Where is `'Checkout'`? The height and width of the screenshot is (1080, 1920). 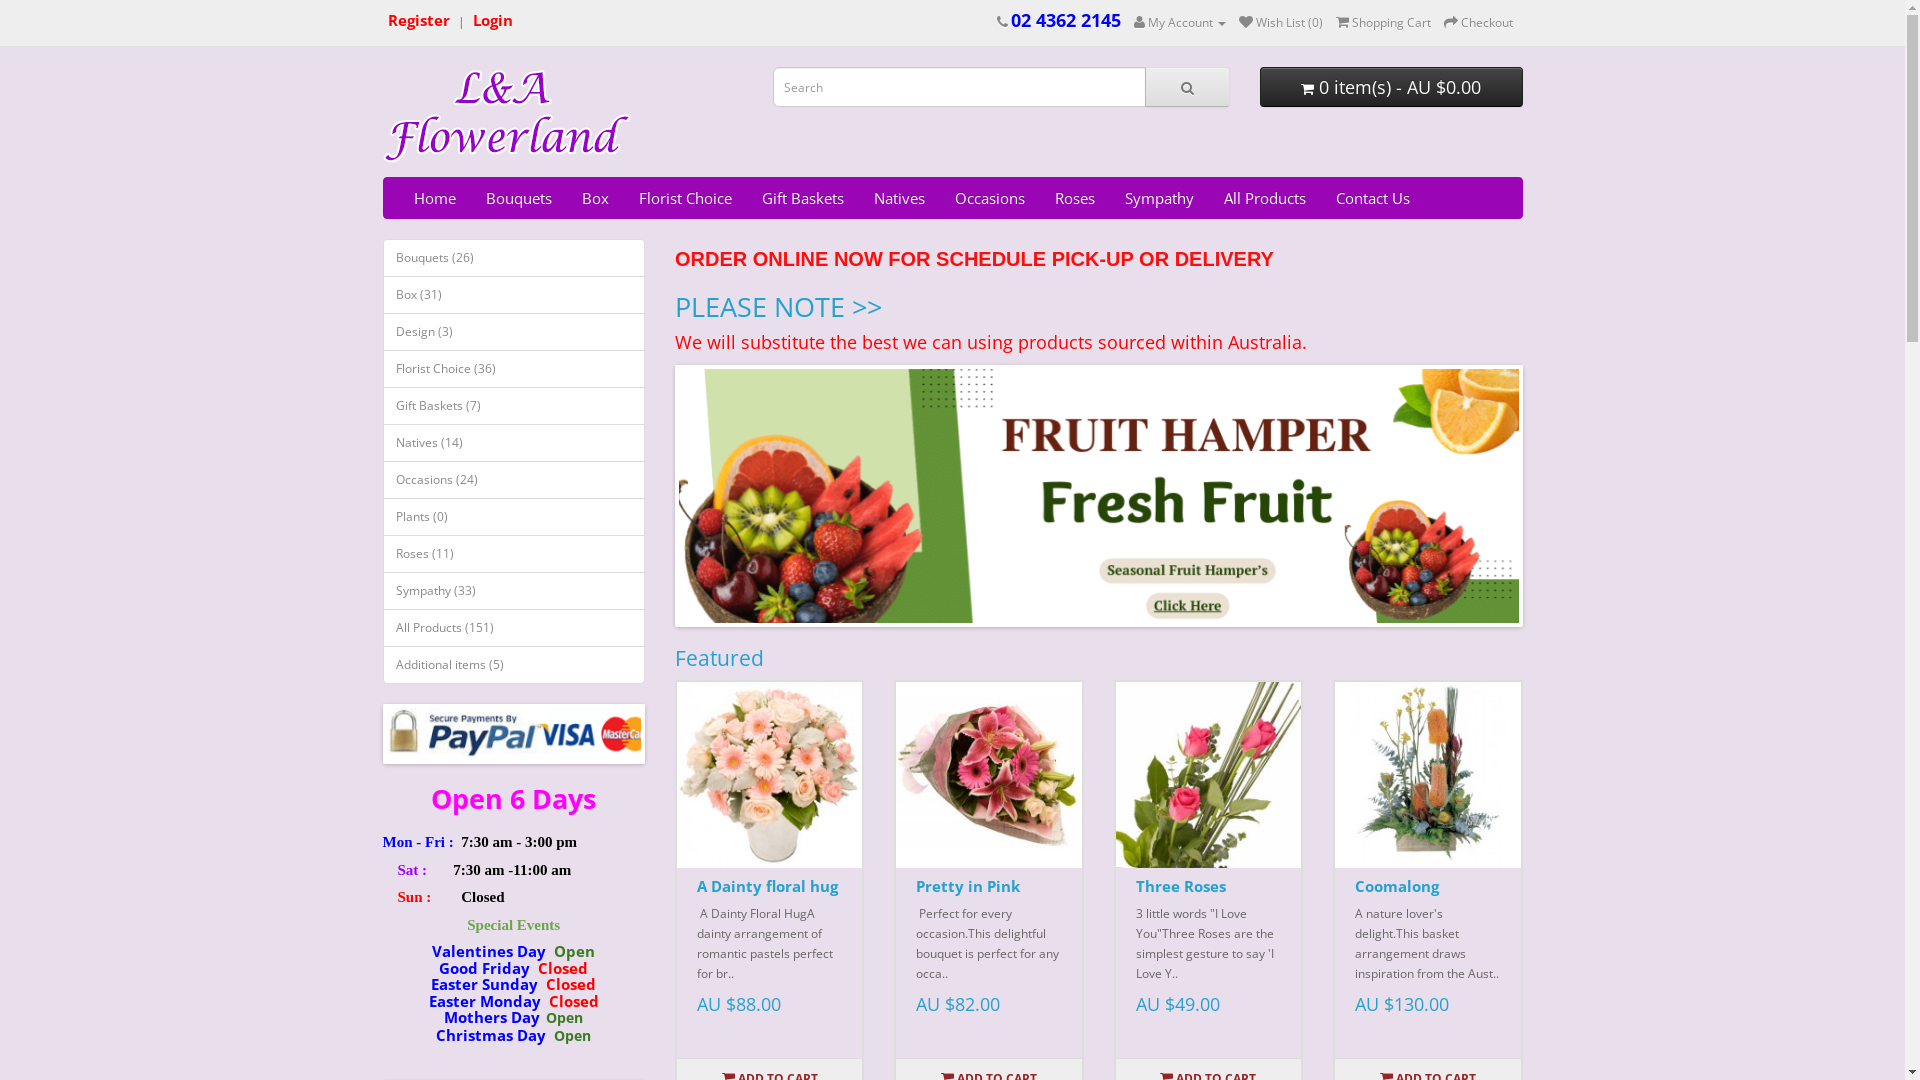
'Checkout' is located at coordinates (1478, 22).